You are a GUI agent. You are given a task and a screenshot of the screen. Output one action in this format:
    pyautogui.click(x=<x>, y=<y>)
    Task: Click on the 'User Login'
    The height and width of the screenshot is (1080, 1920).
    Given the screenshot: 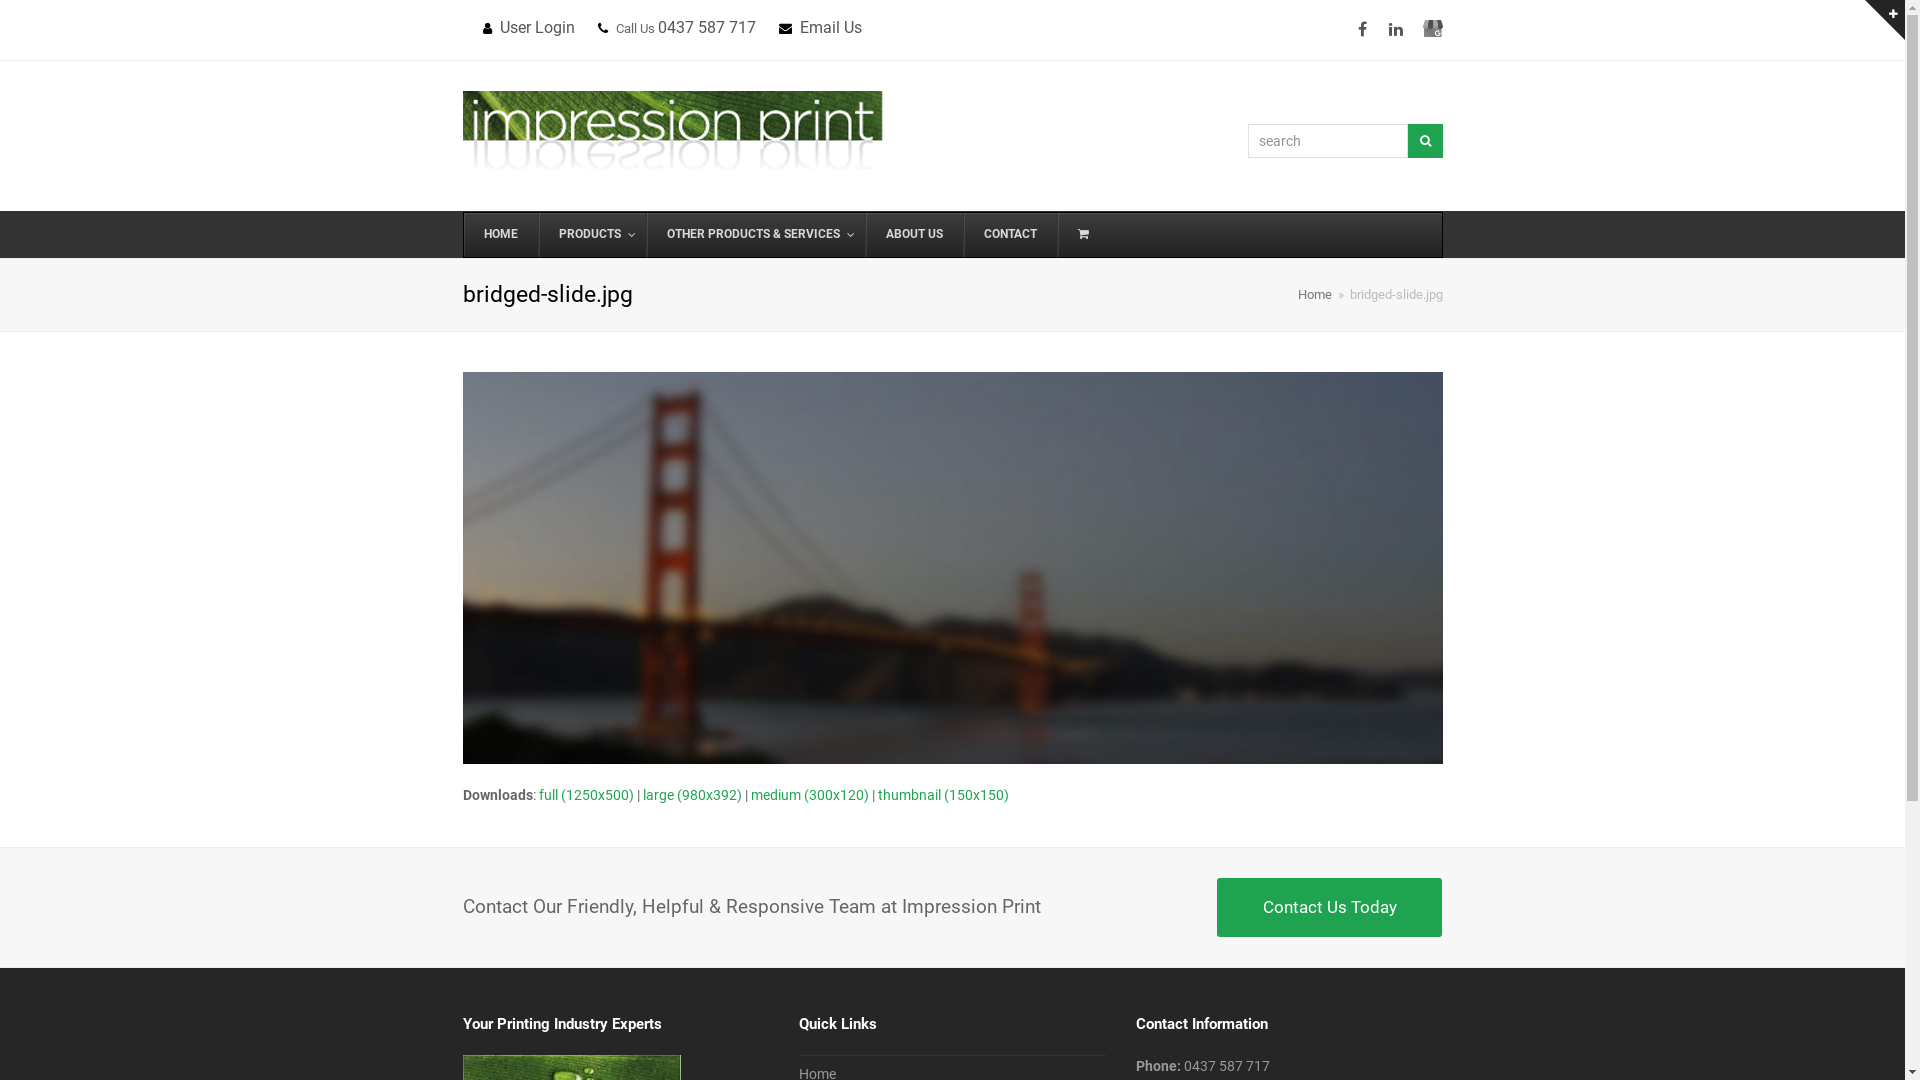 What is the action you would take?
    pyautogui.click(x=537, y=27)
    